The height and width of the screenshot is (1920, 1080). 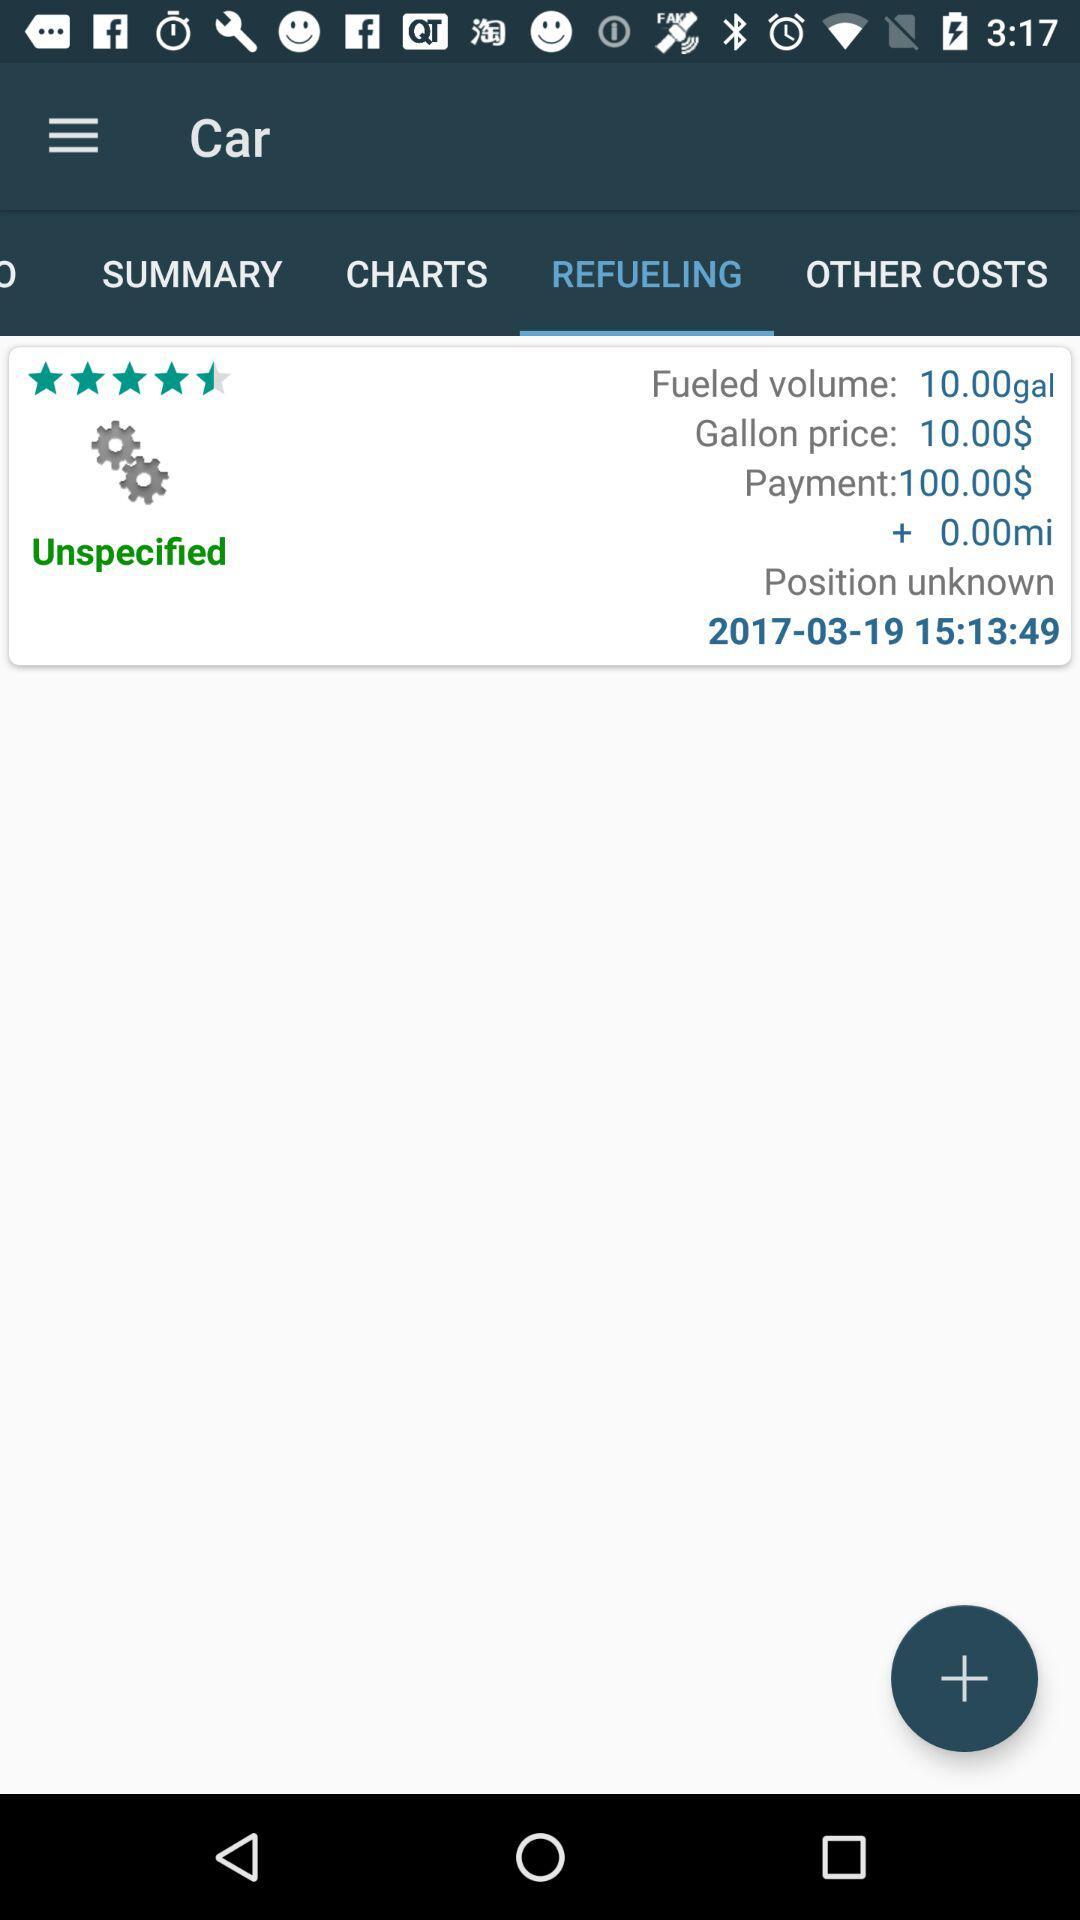 What do you see at coordinates (820, 481) in the screenshot?
I see `the icon above the +   0.00 item` at bounding box center [820, 481].